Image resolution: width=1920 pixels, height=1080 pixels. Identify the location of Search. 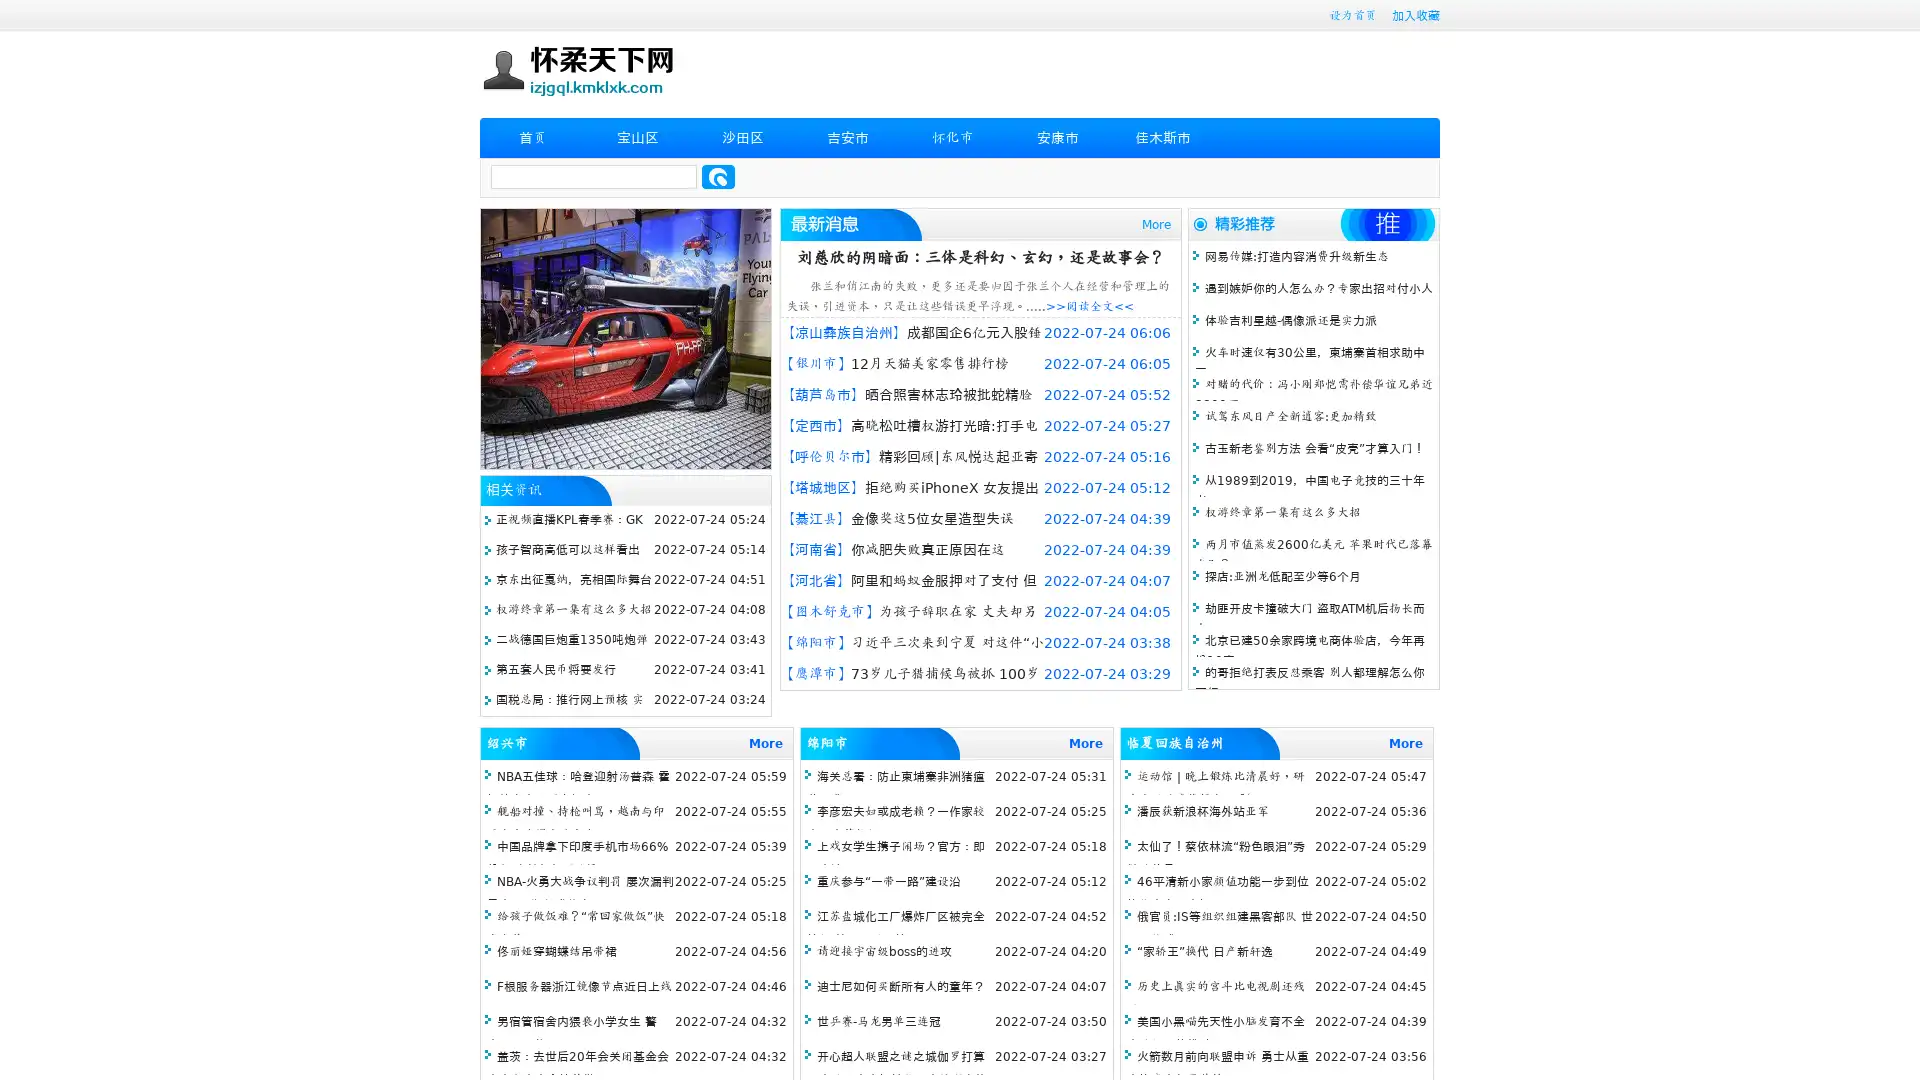
(718, 176).